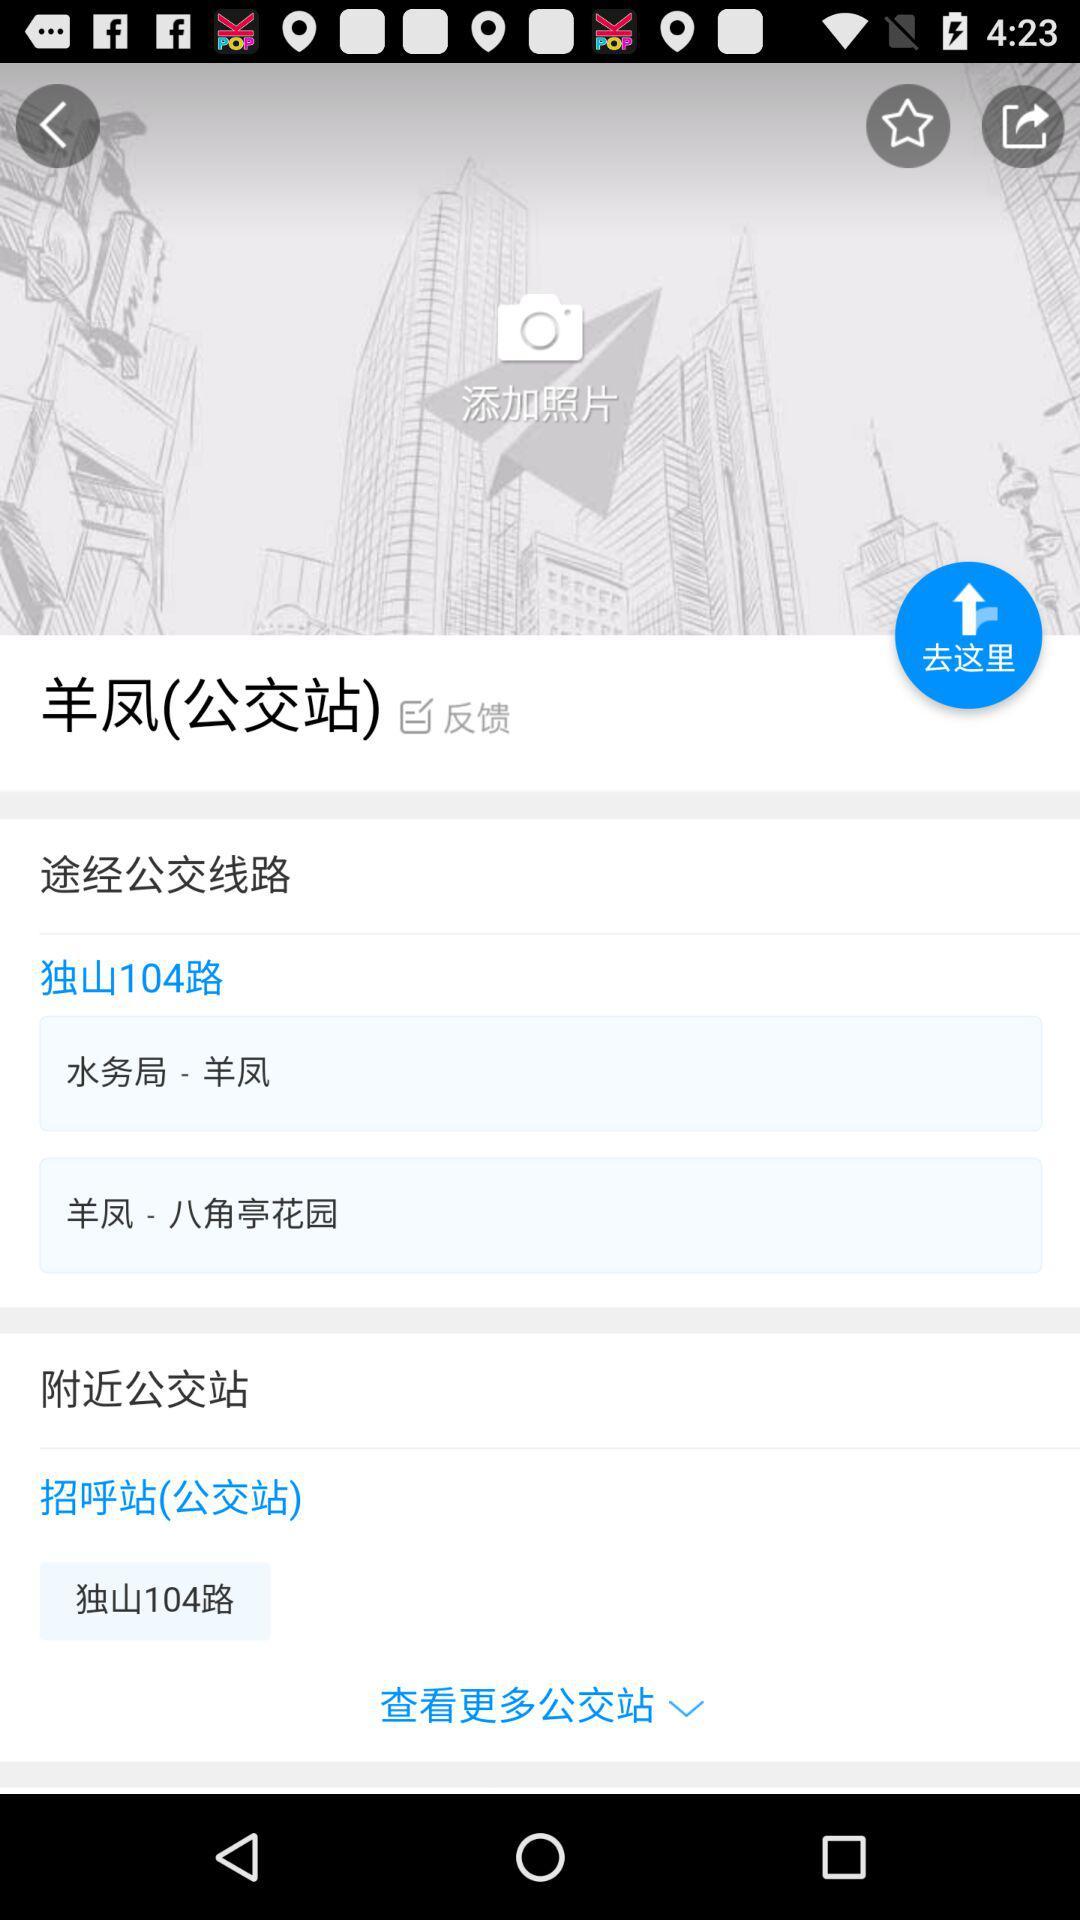 This screenshot has height=1920, width=1080. What do you see at coordinates (1006, 1008) in the screenshot?
I see `the minus icon` at bounding box center [1006, 1008].